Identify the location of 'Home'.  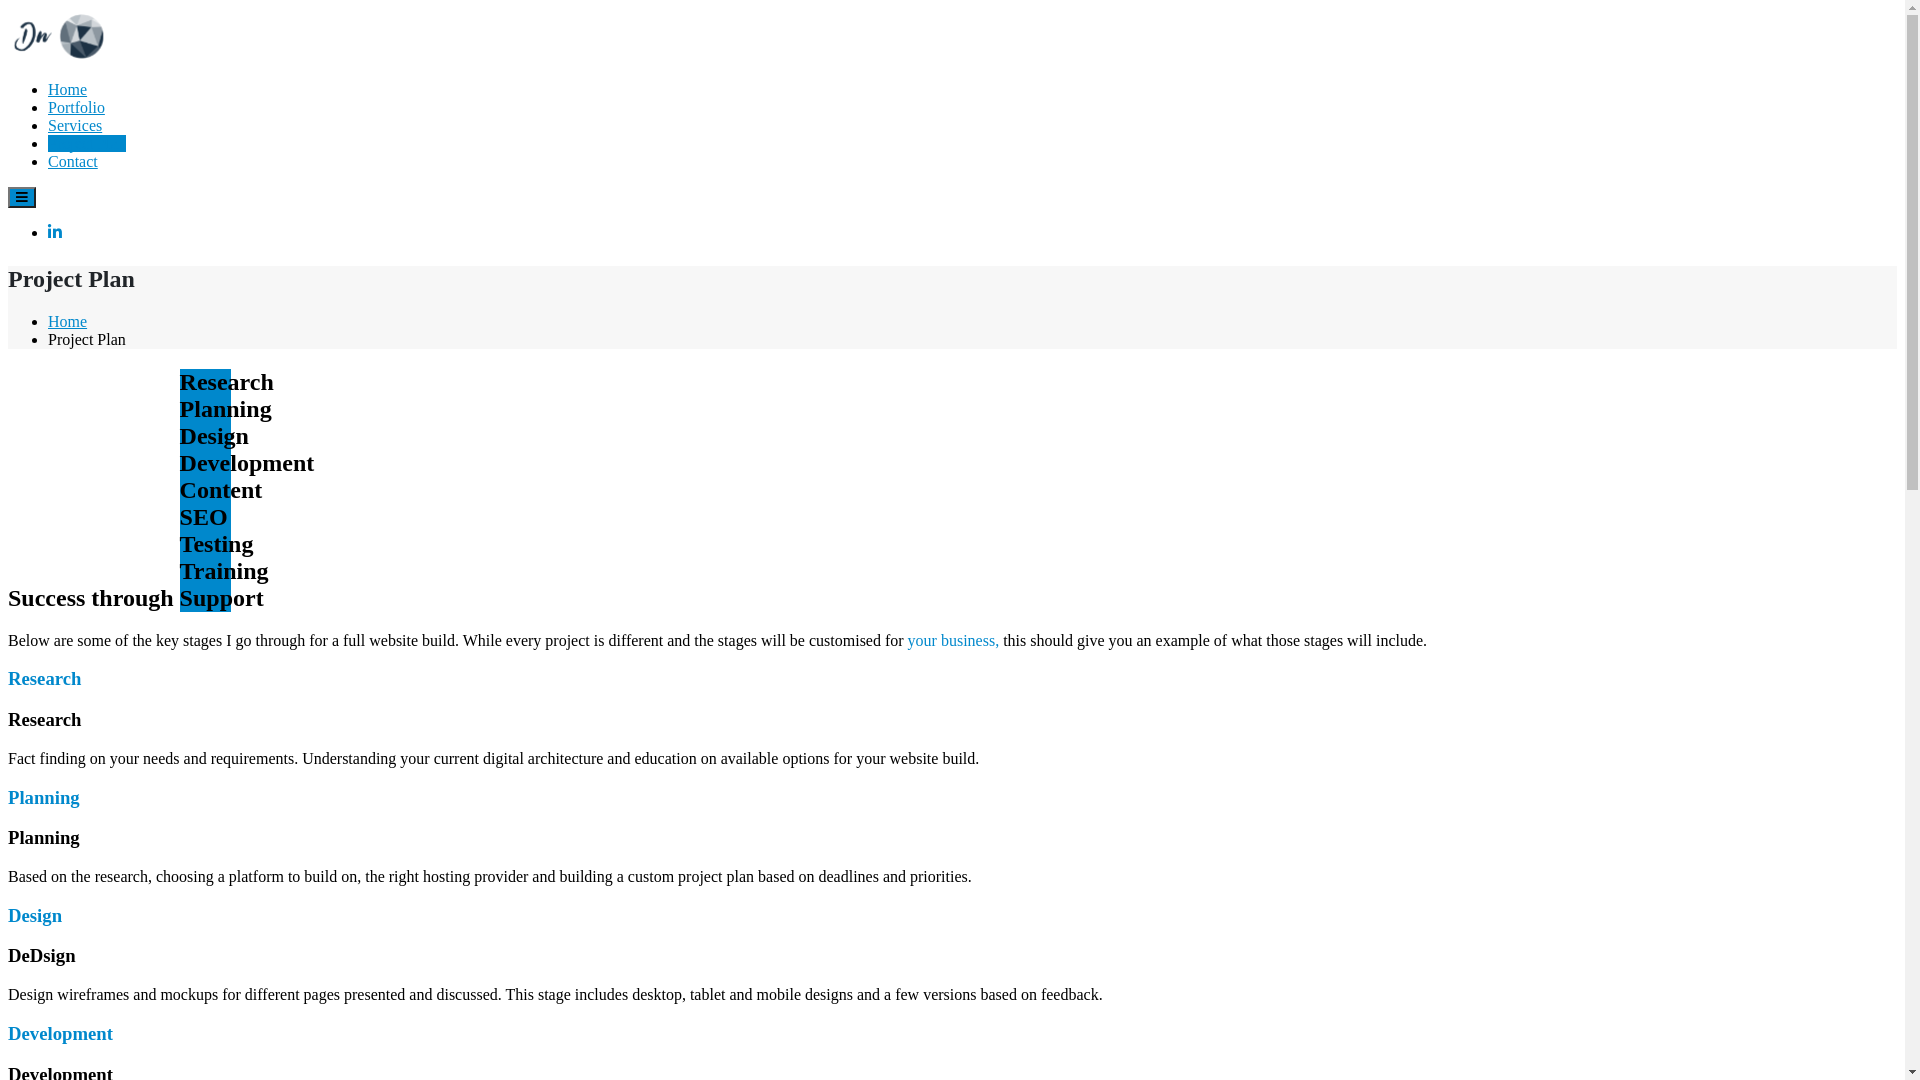
(67, 88).